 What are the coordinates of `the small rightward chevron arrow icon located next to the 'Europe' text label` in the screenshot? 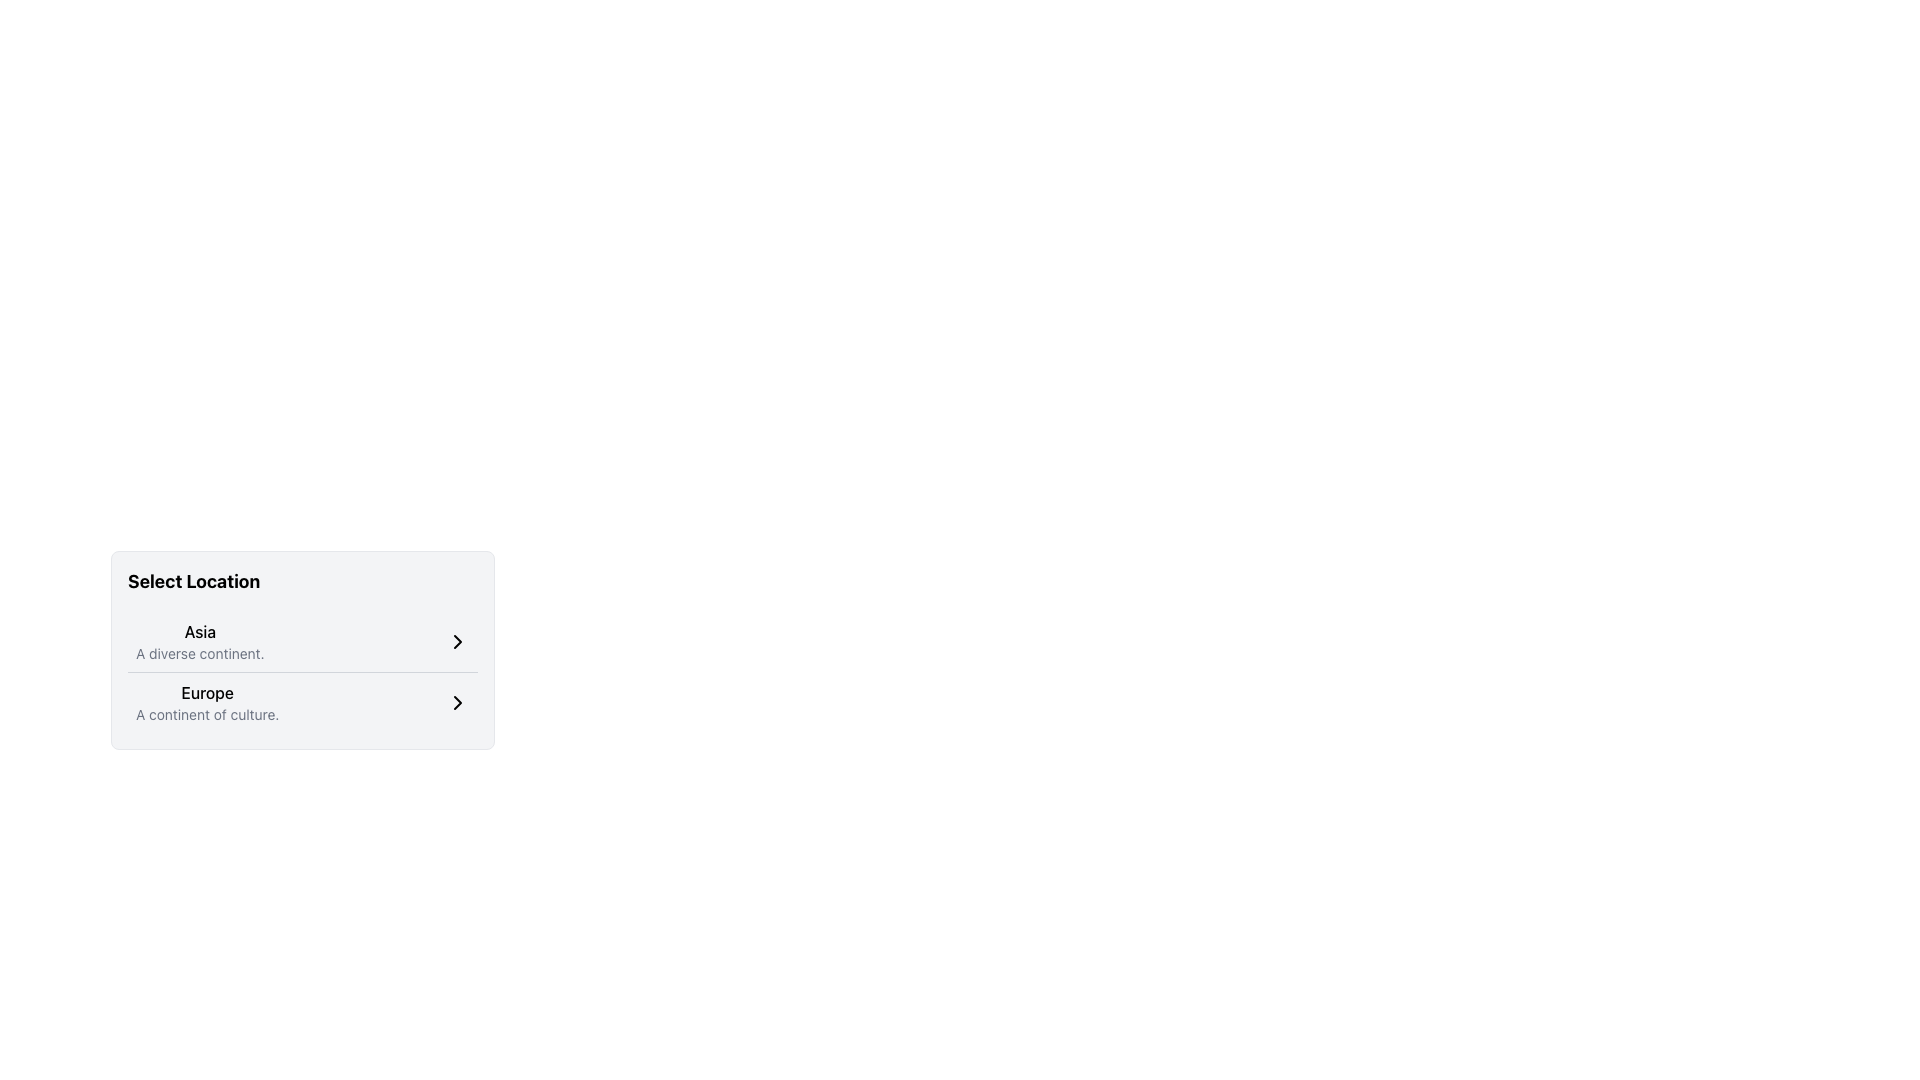 It's located at (456, 701).